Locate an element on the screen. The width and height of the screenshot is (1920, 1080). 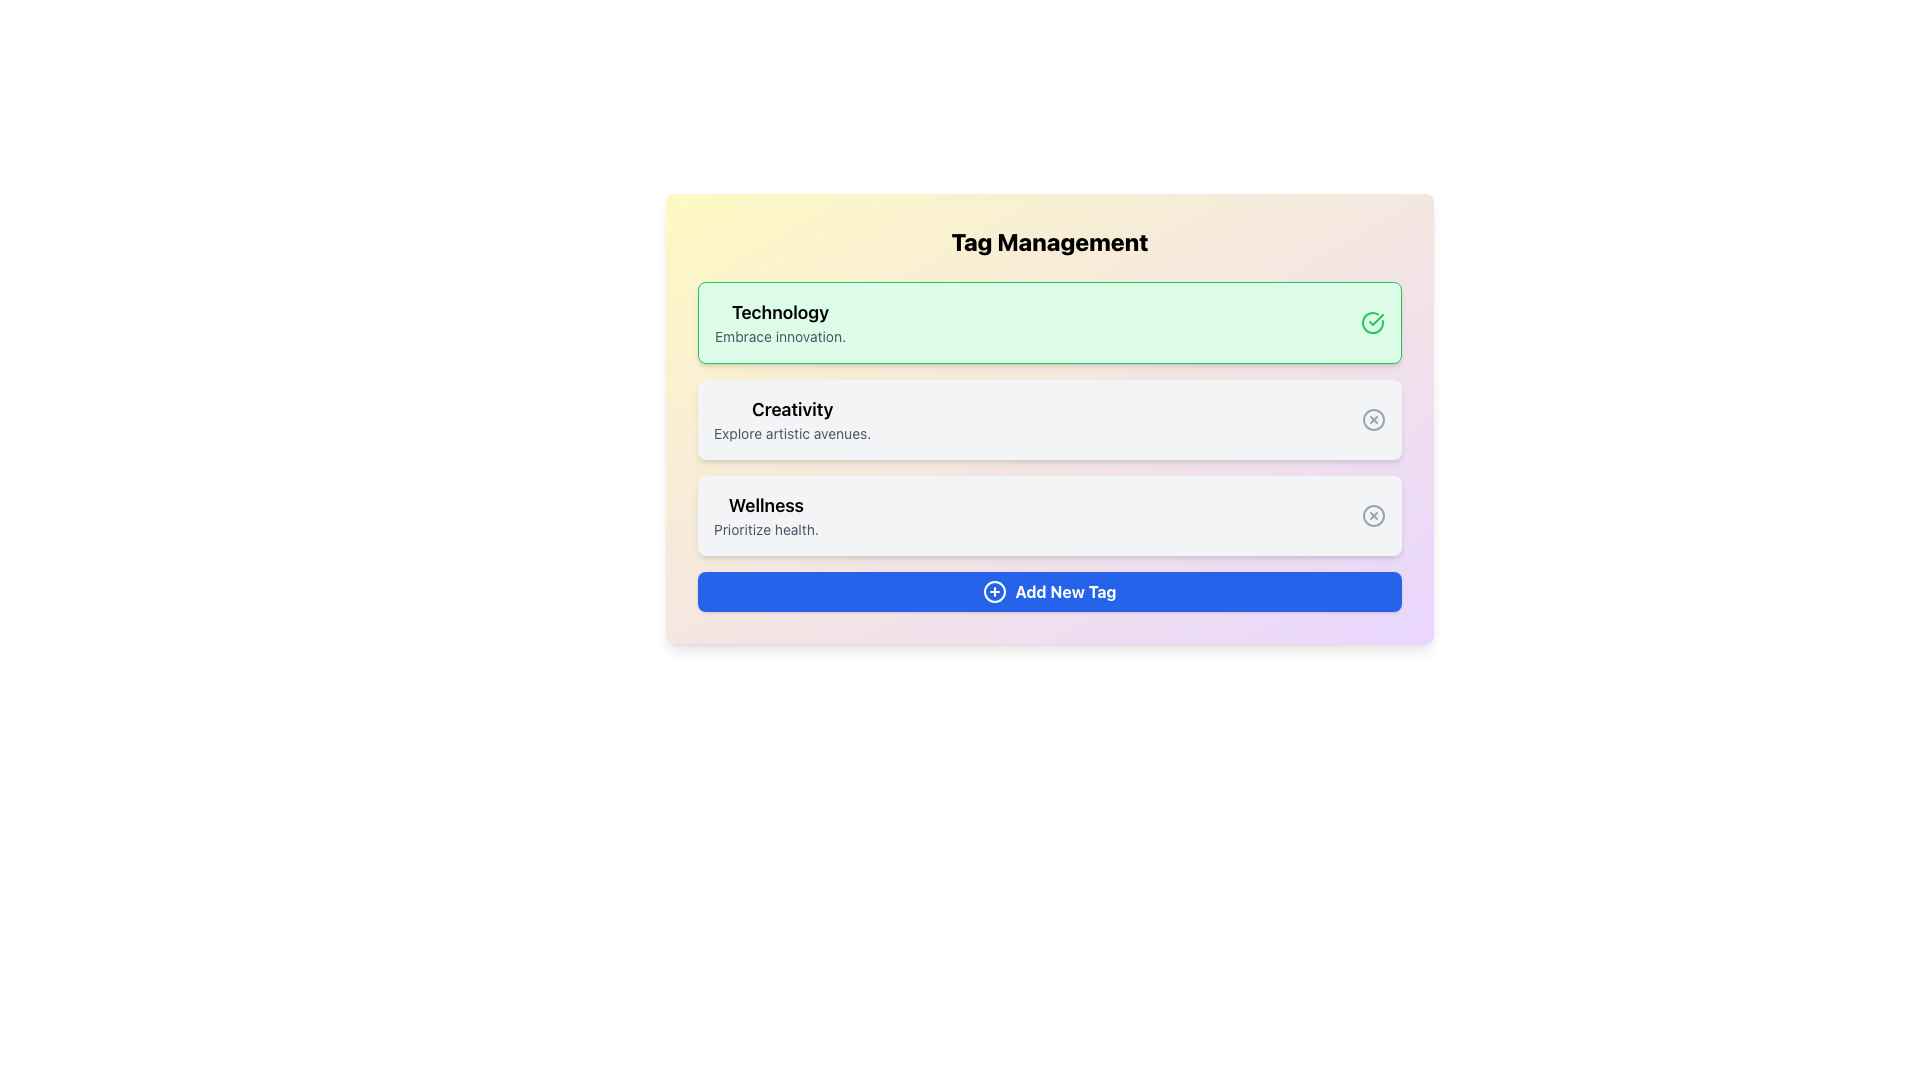
the text label that serves as the title for the 'Technology' category in the 'Tag Management' section, which is located within the topmost card of the vertical list is located at coordinates (779, 312).